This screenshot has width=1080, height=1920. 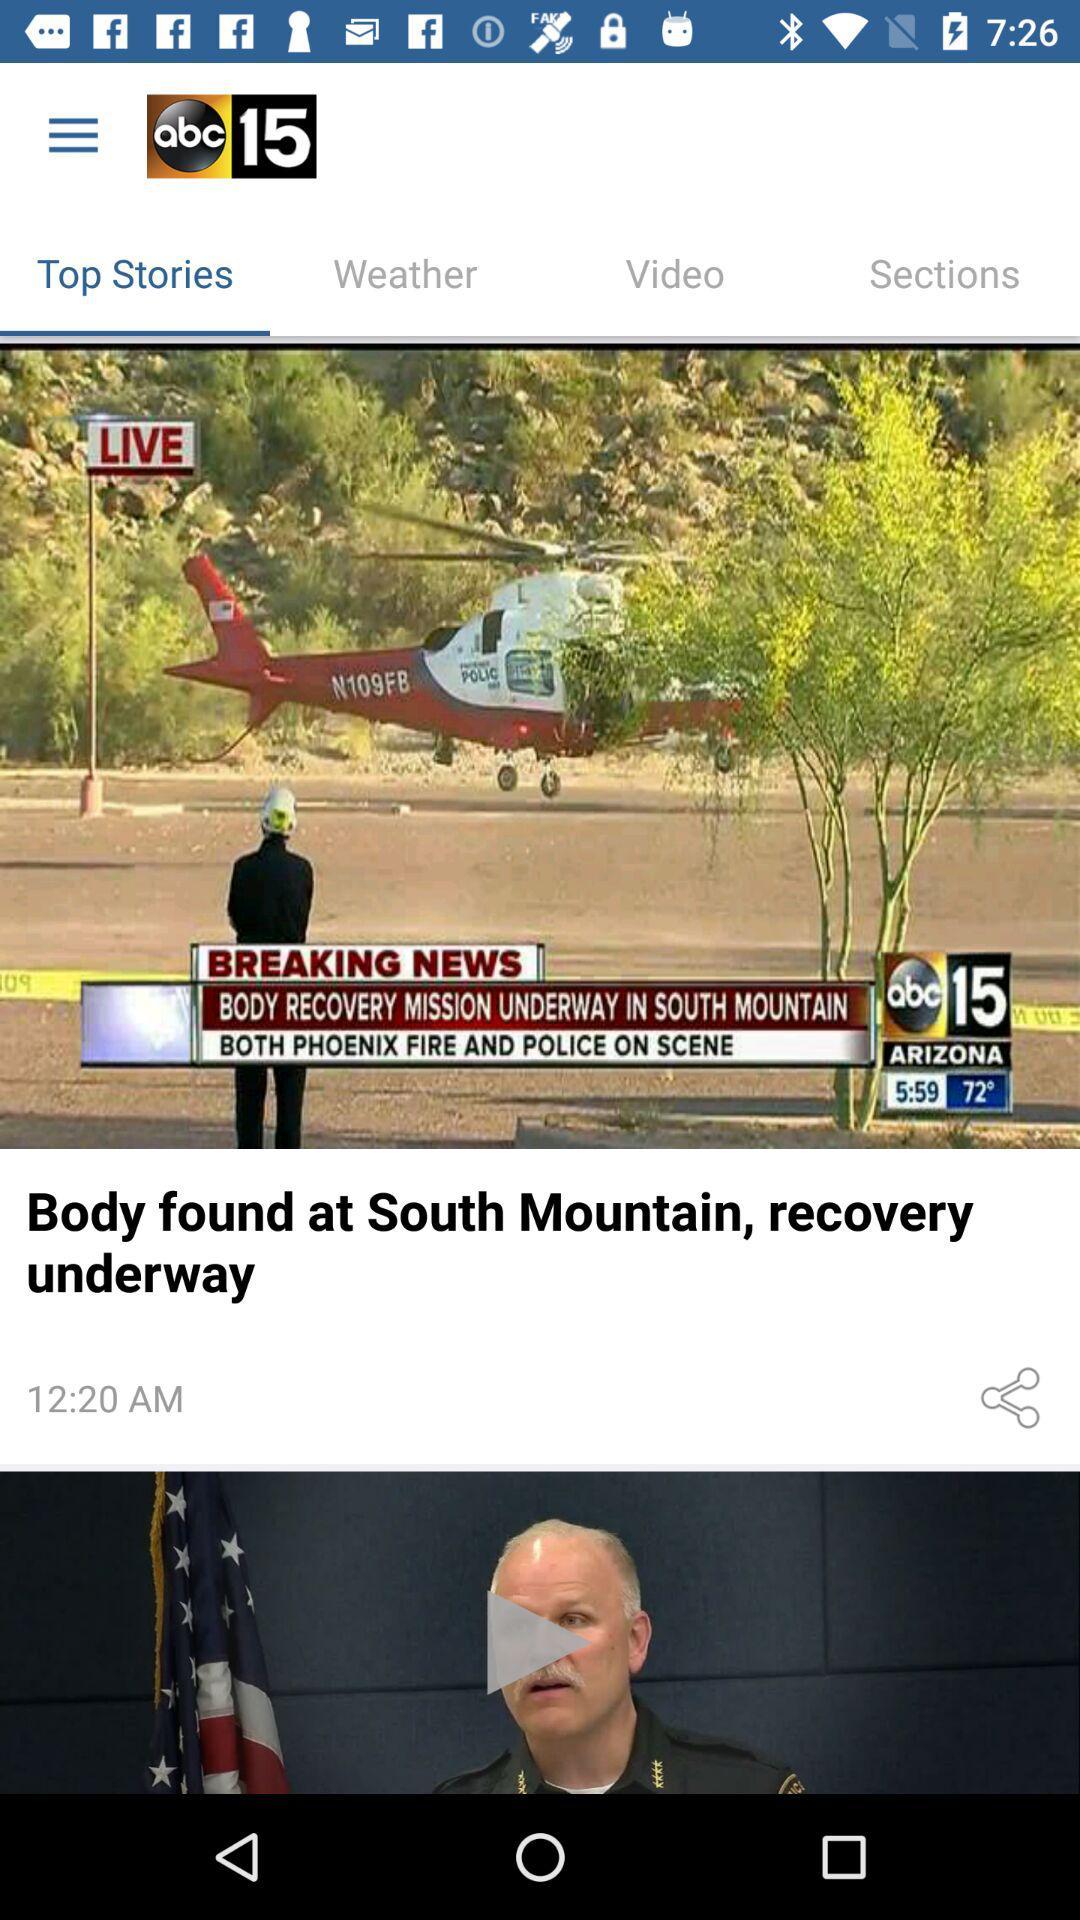 What do you see at coordinates (540, 745) in the screenshot?
I see `news` at bounding box center [540, 745].